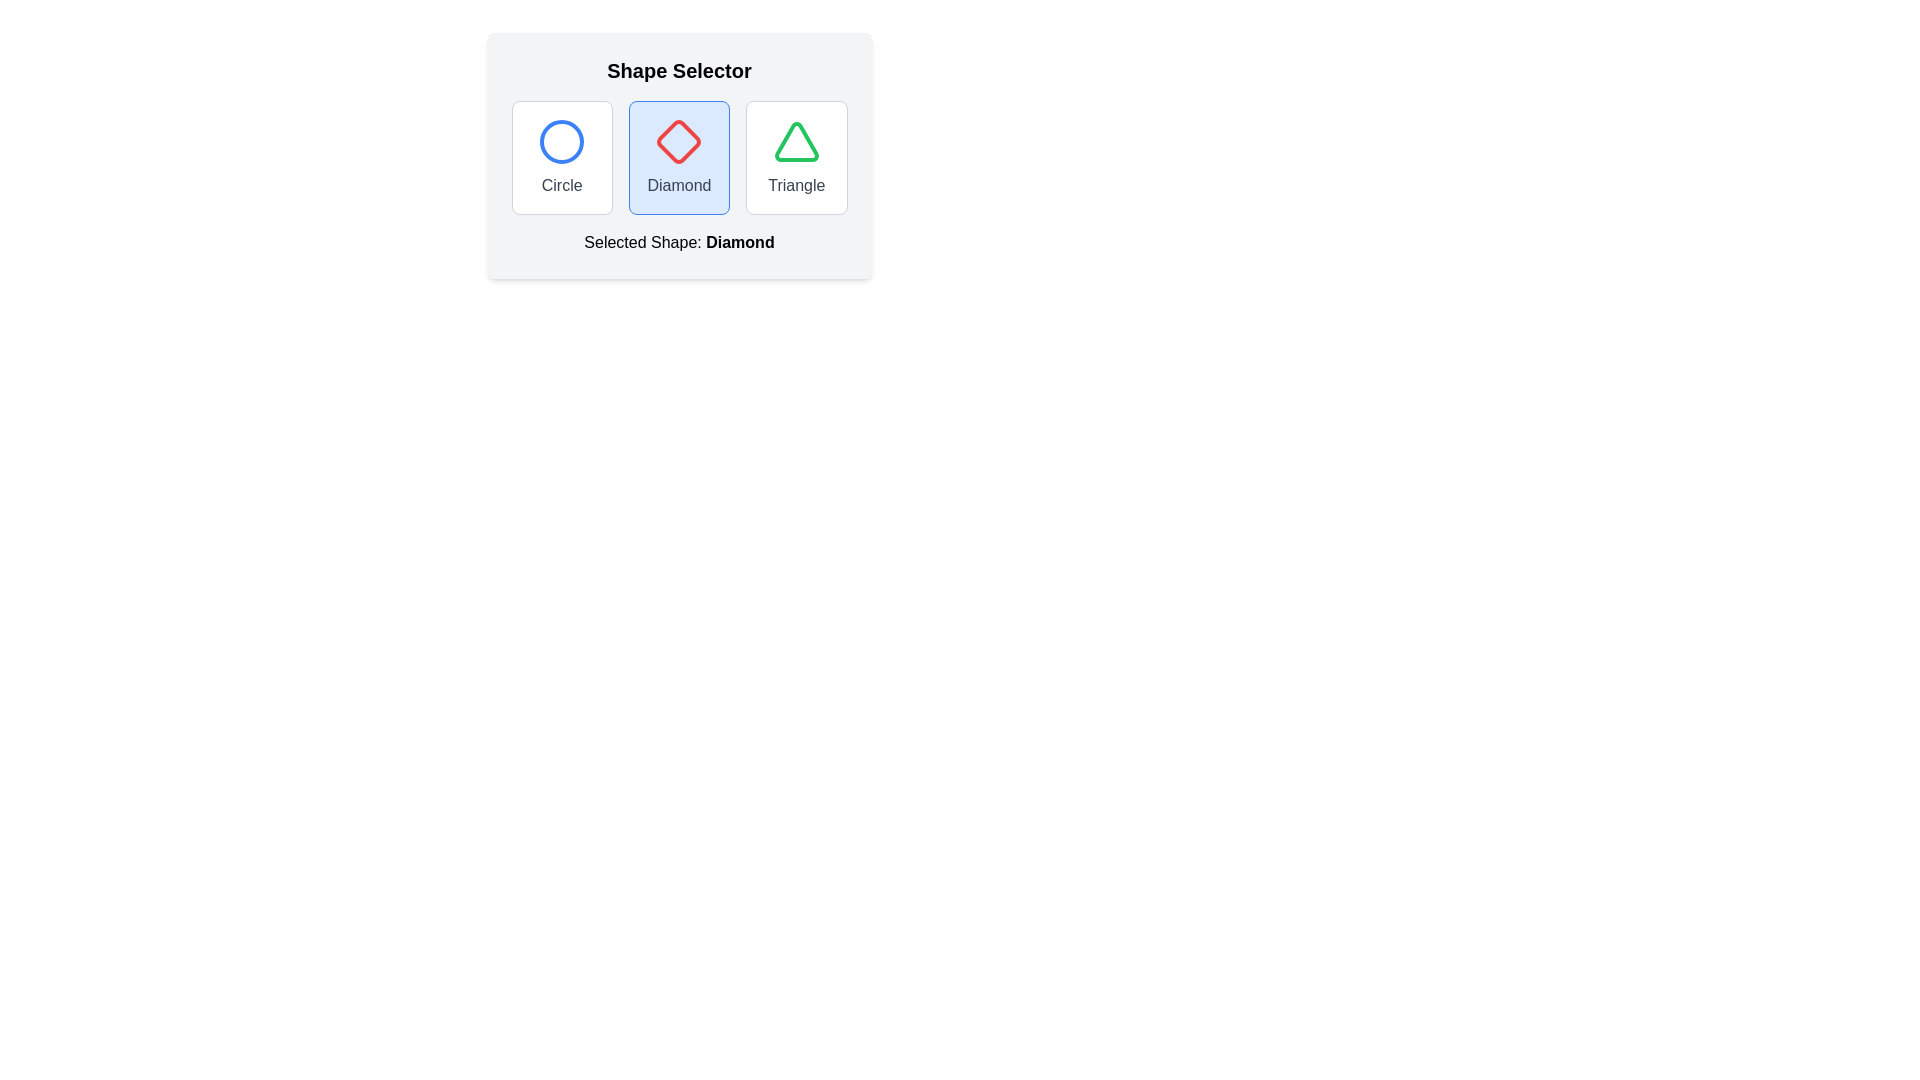  What do you see at coordinates (679, 154) in the screenshot?
I see `the 'Diamond' button in the 'Shape Selector' card` at bounding box center [679, 154].